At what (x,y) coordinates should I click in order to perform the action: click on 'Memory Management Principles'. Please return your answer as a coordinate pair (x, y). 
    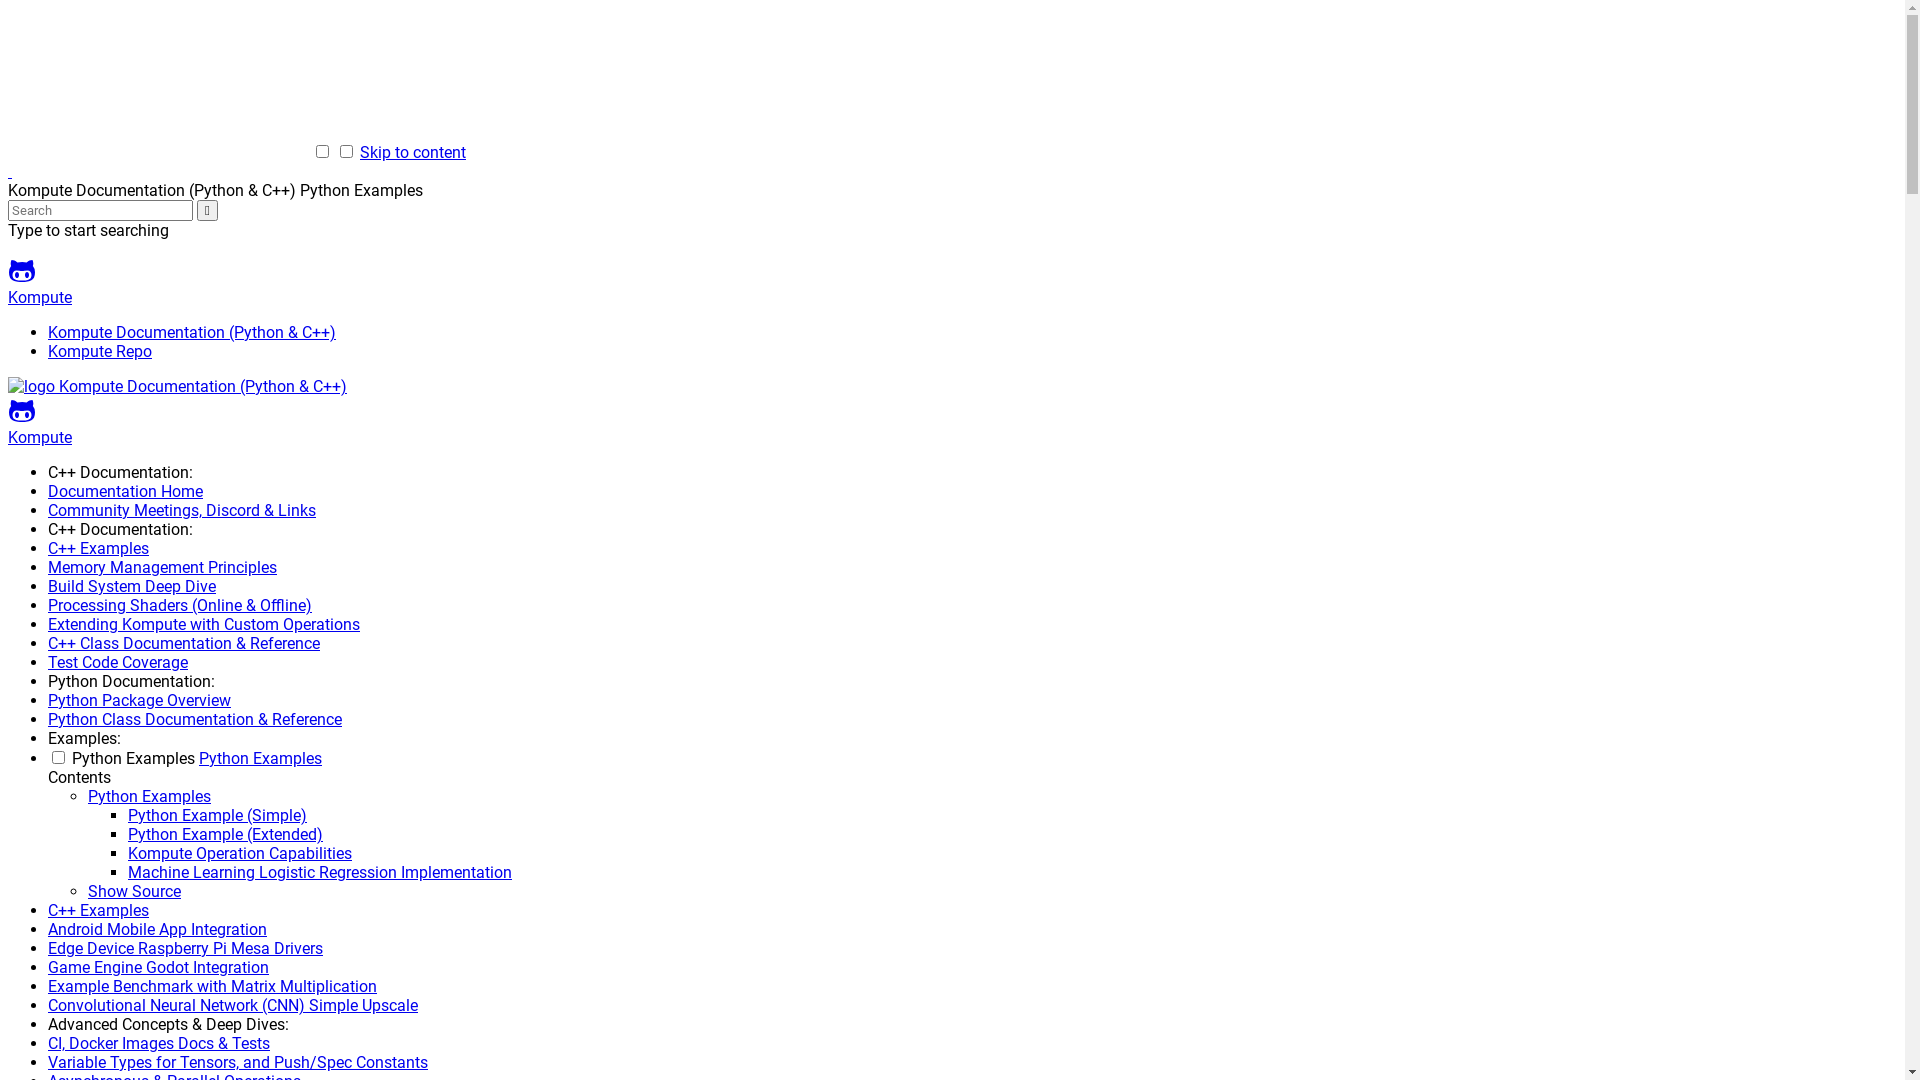
    Looking at the image, I should click on (162, 567).